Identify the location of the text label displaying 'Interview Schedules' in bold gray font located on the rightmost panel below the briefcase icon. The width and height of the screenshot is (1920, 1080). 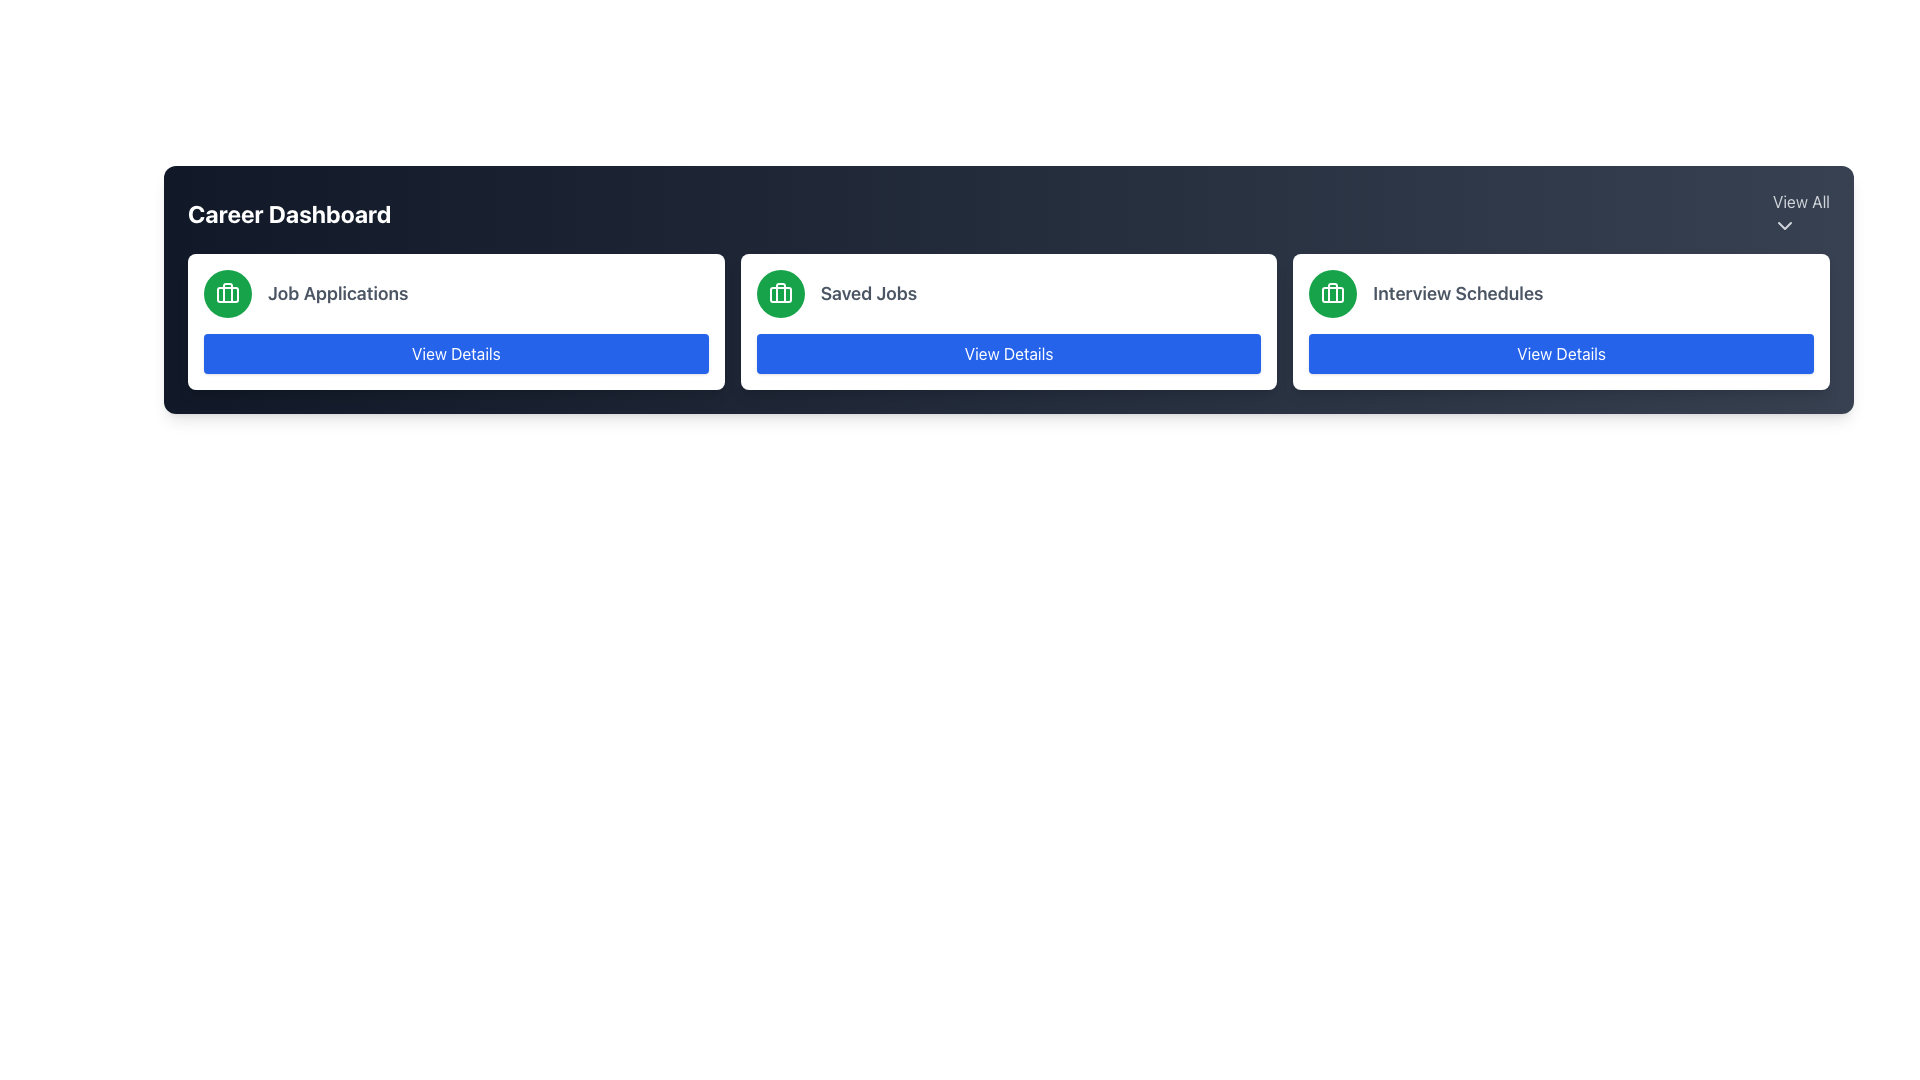
(1458, 293).